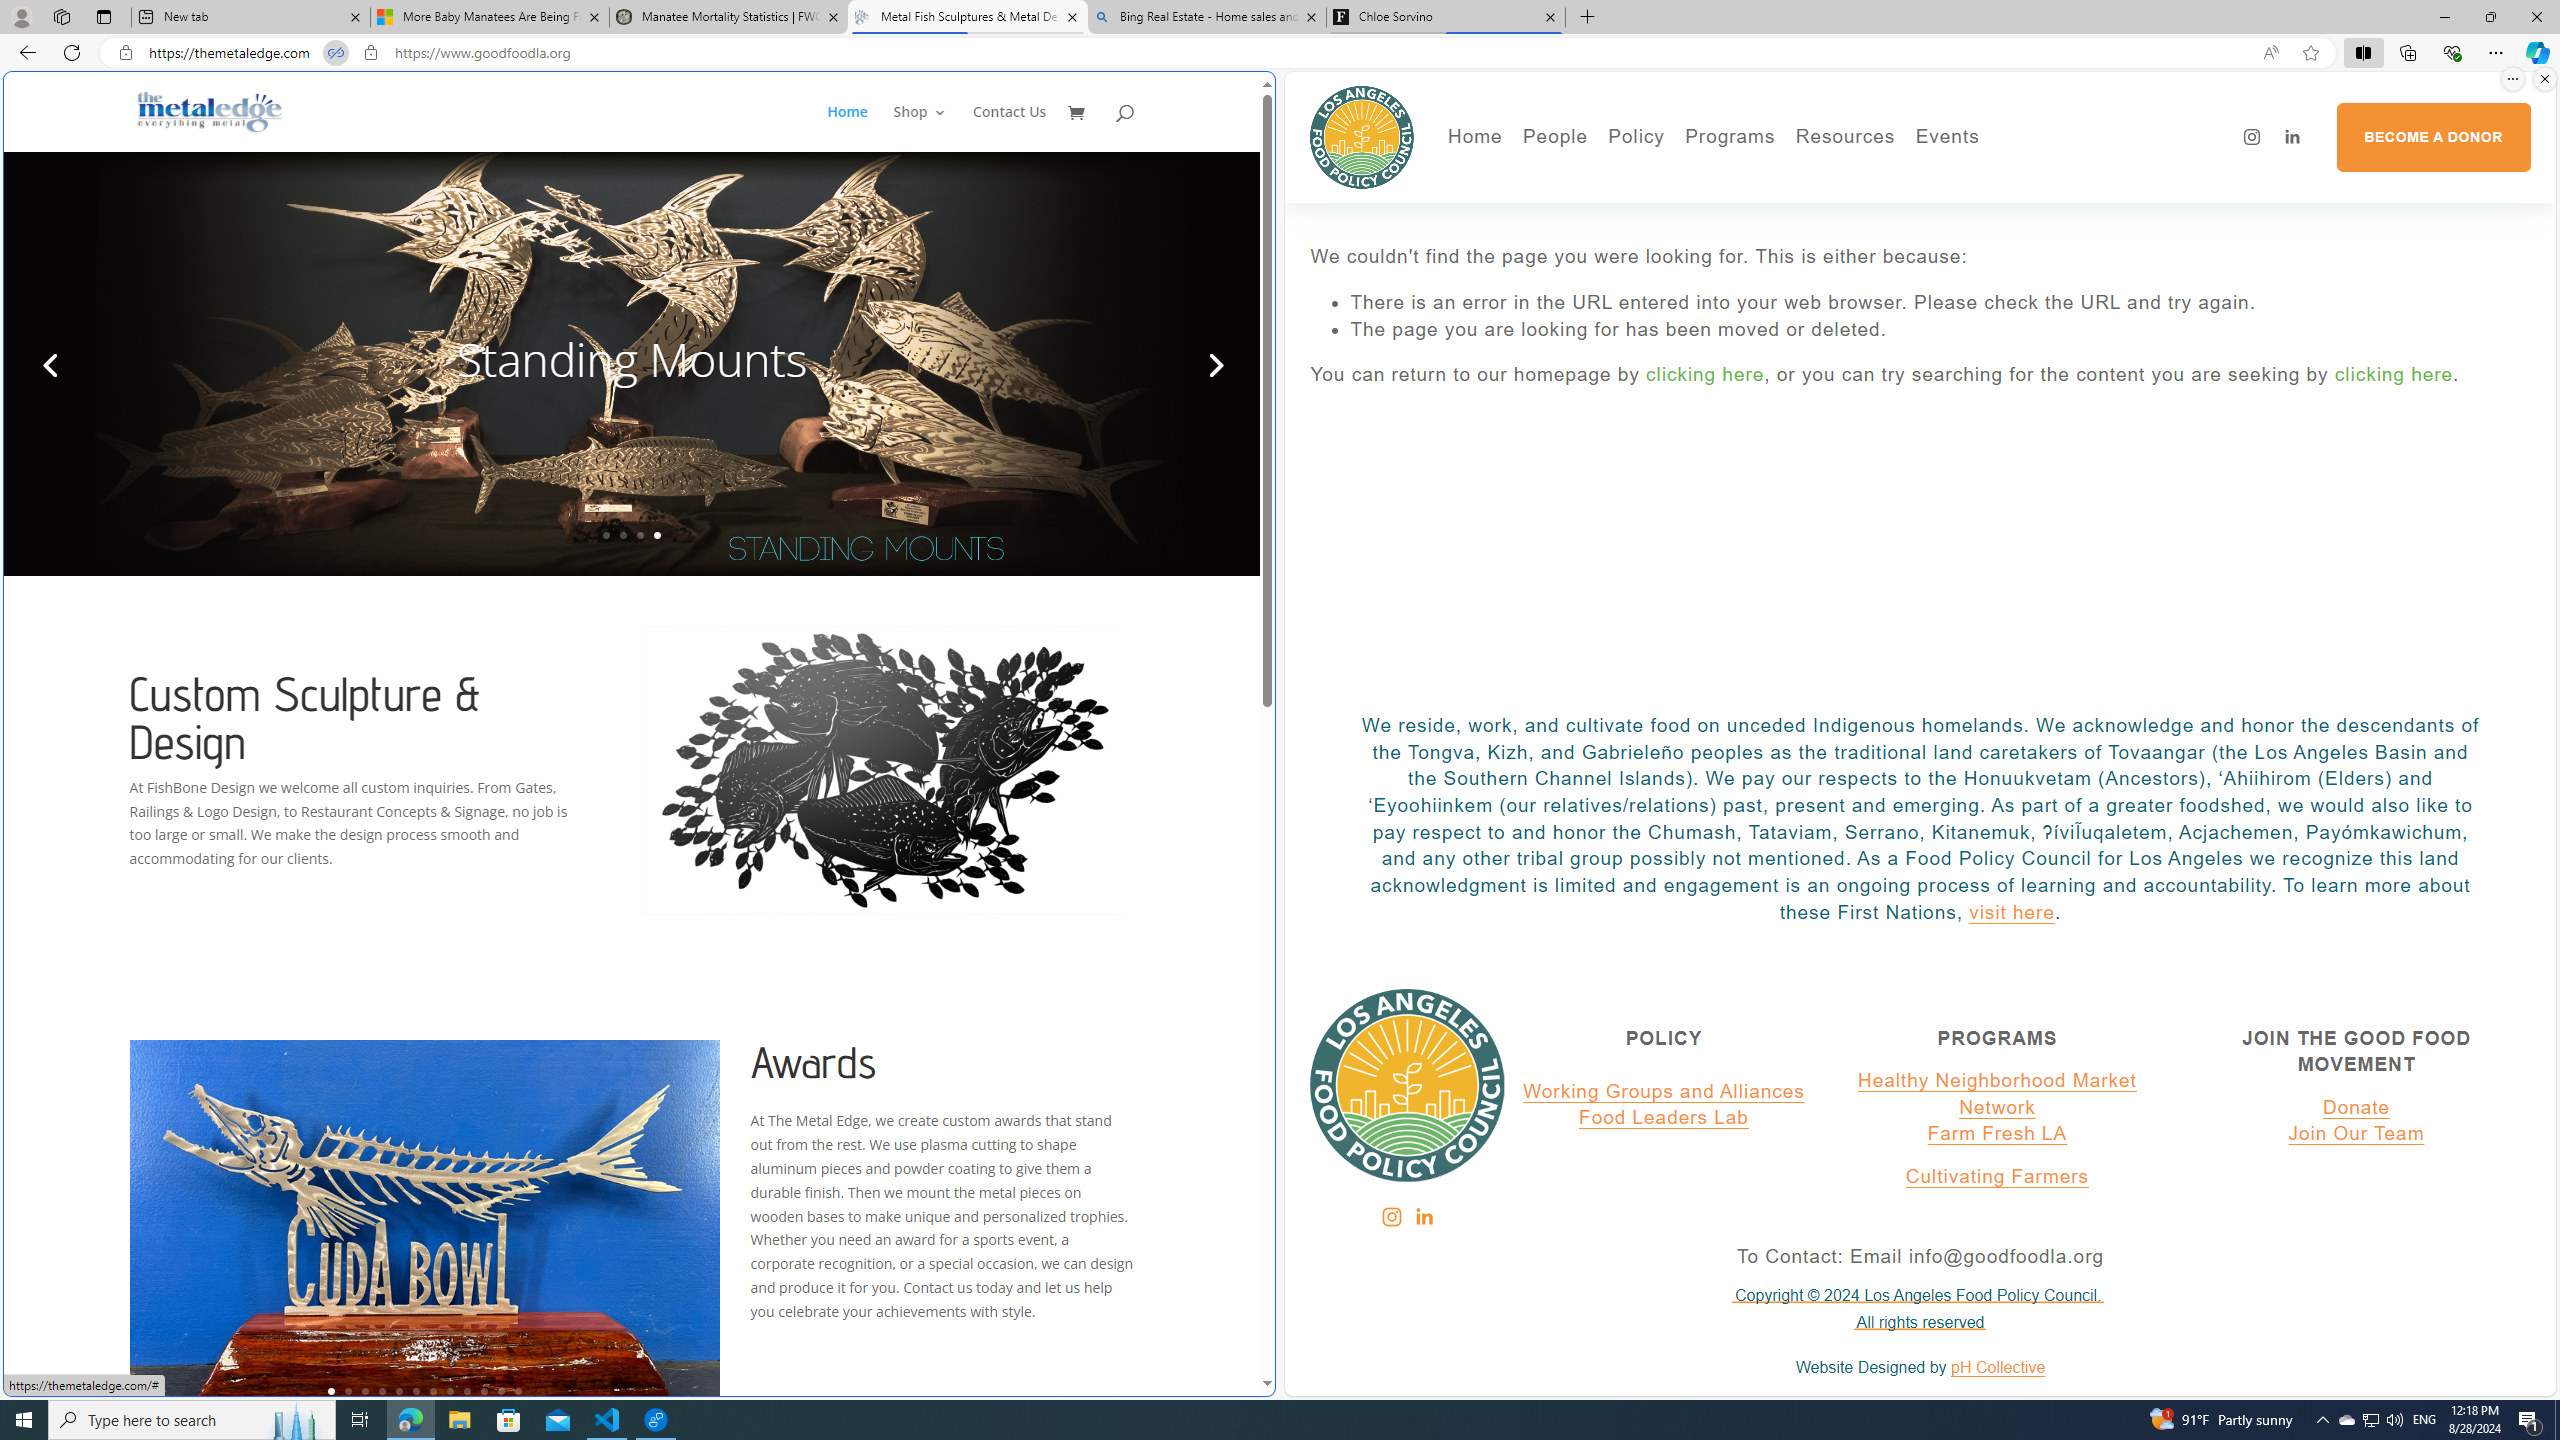  What do you see at coordinates (729, 16) in the screenshot?
I see `'Manatee Mortality Statistics | FWC'` at bounding box center [729, 16].